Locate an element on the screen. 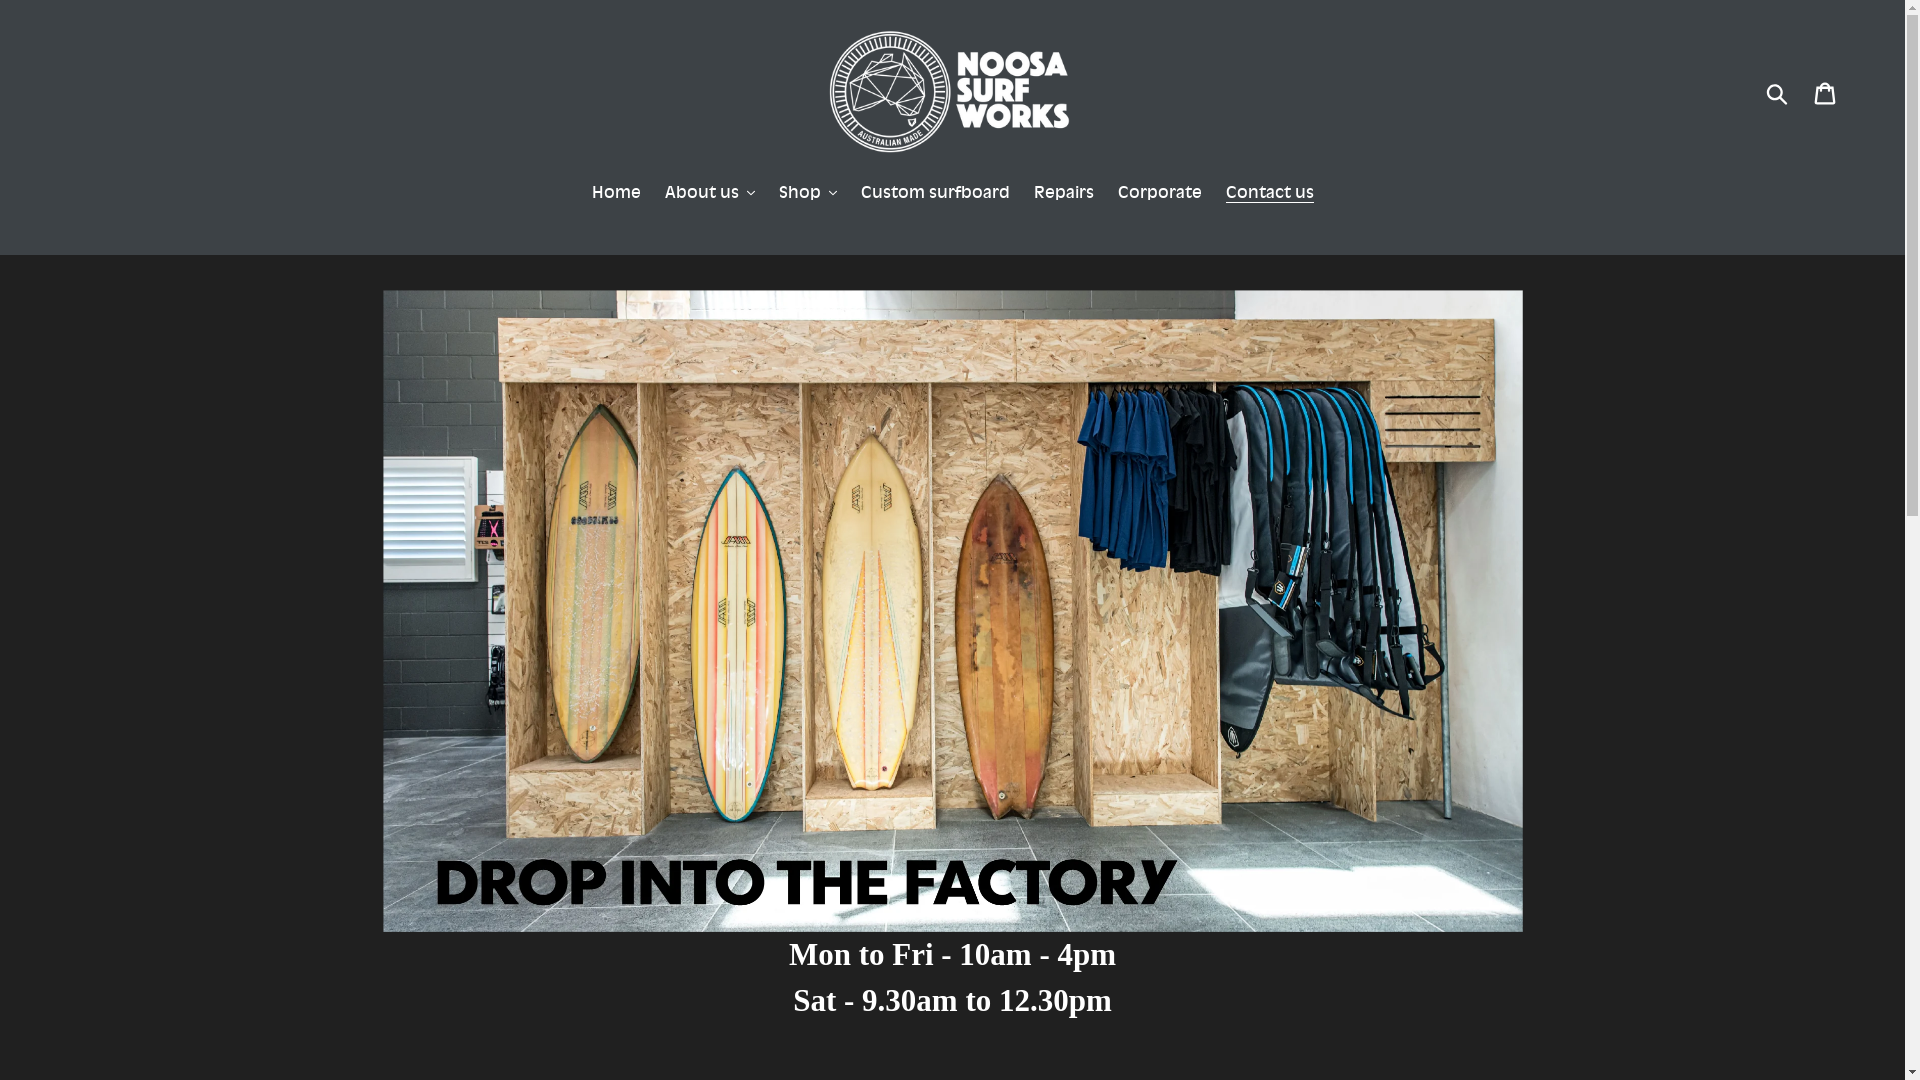 This screenshot has height=1080, width=1920. 'Submit' is located at coordinates (1778, 92).